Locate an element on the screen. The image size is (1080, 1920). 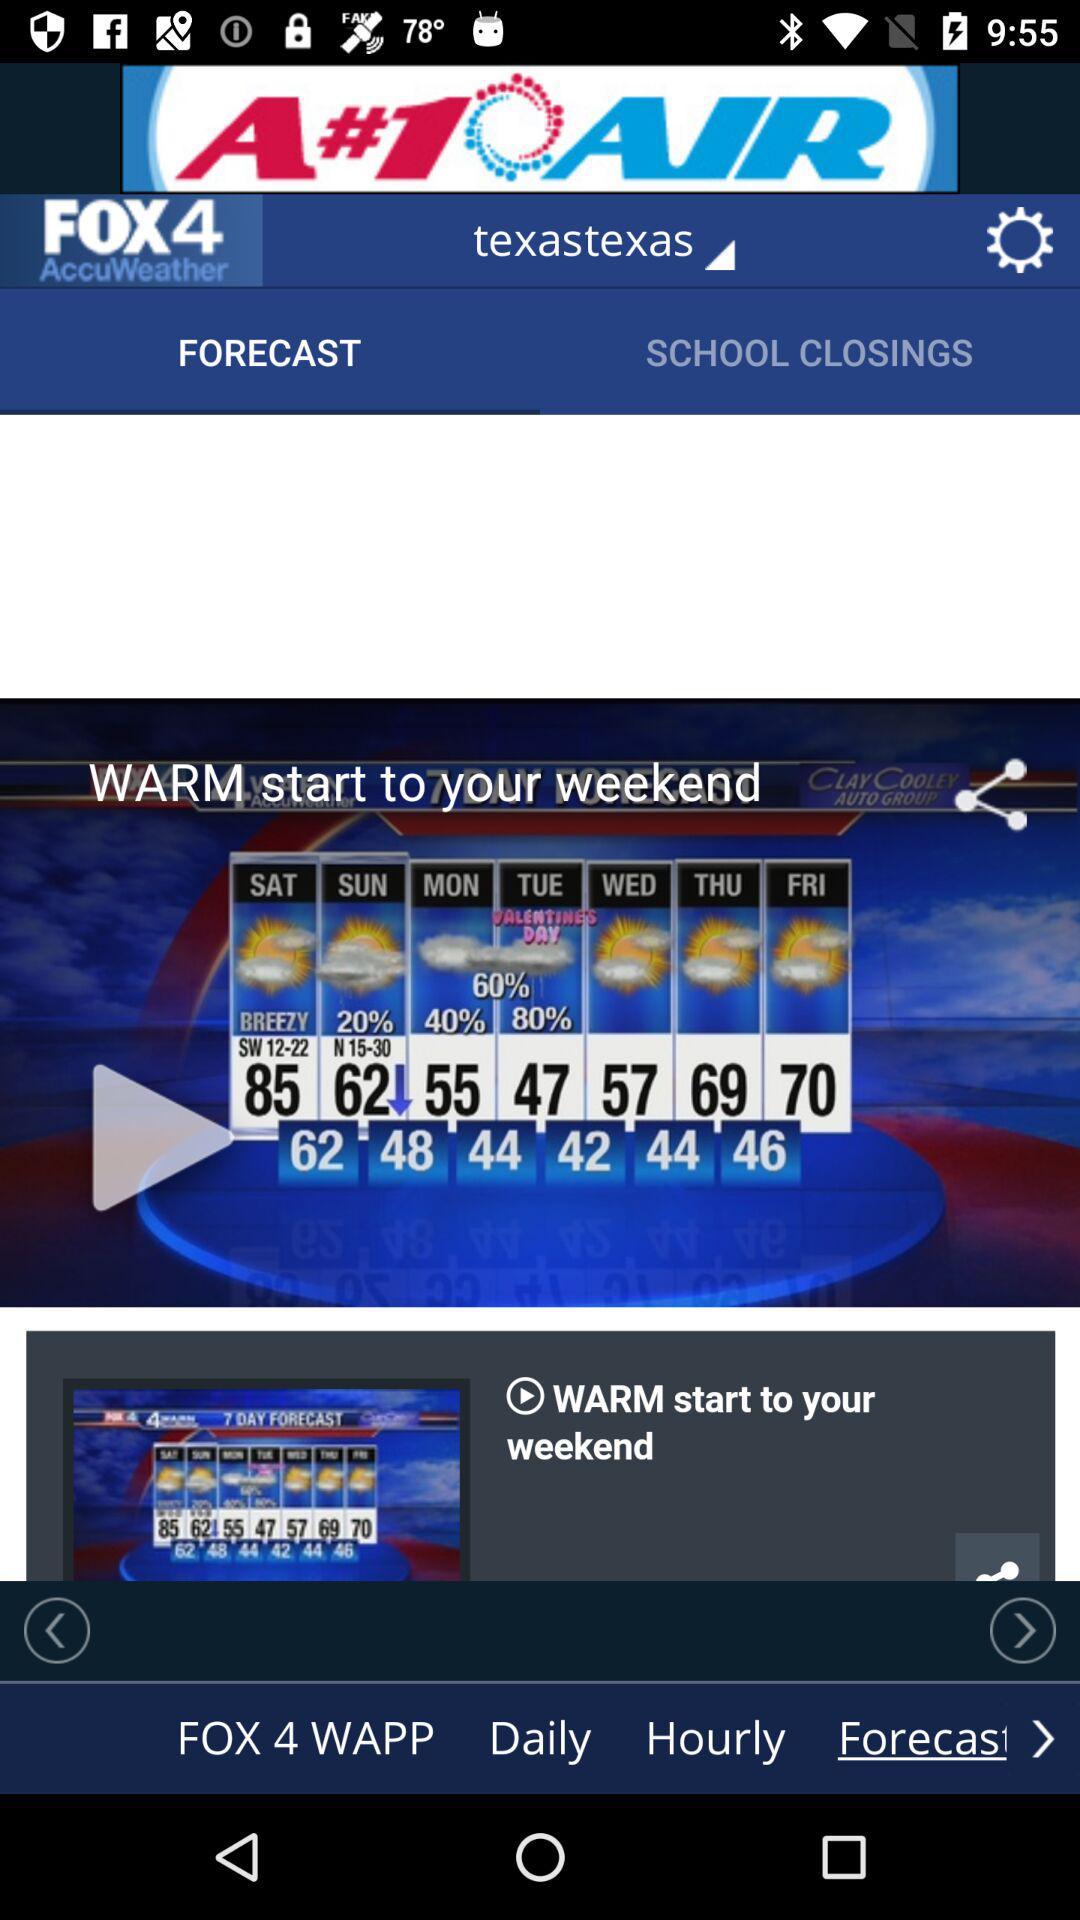
go forward is located at coordinates (1022, 1630).